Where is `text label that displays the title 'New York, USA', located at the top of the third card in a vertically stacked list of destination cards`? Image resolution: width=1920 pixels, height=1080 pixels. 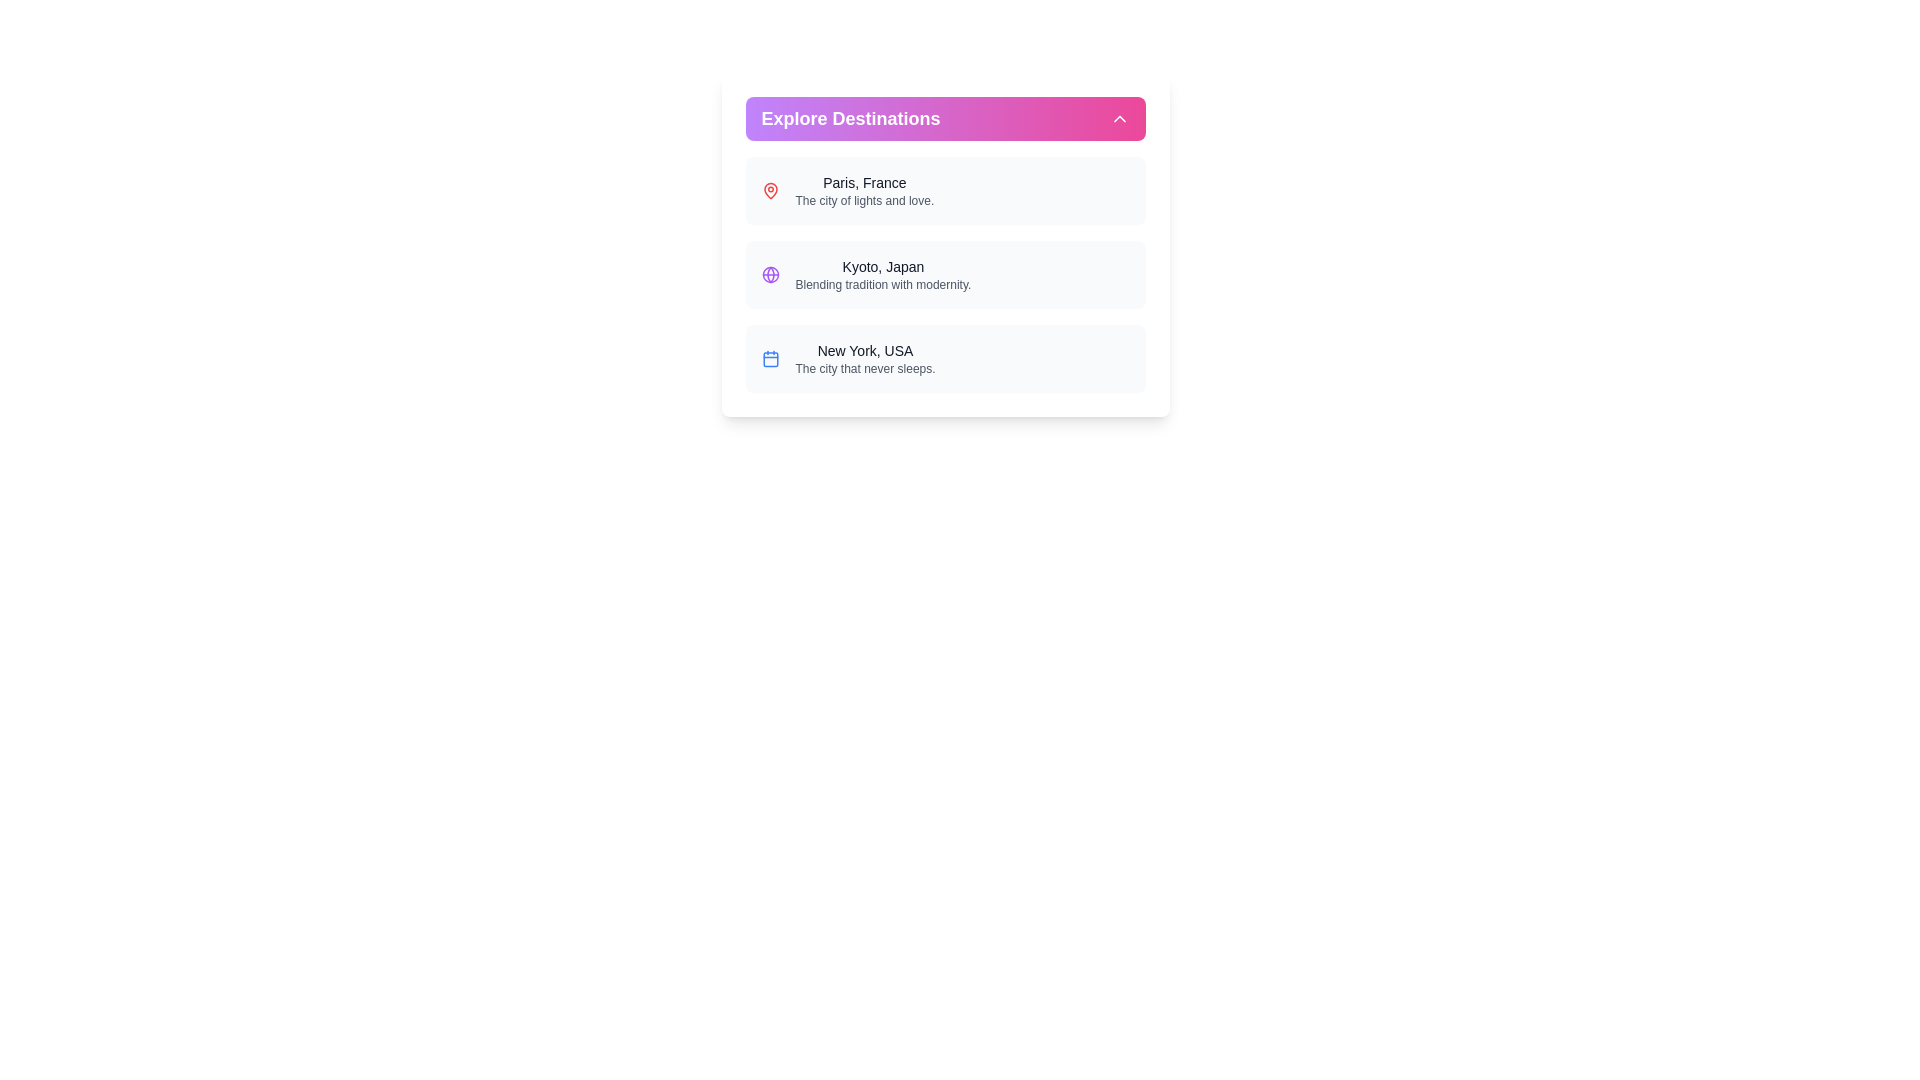 text label that displays the title 'New York, USA', located at the top of the third card in a vertically stacked list of destination cards is located at coordinates (865, 350).